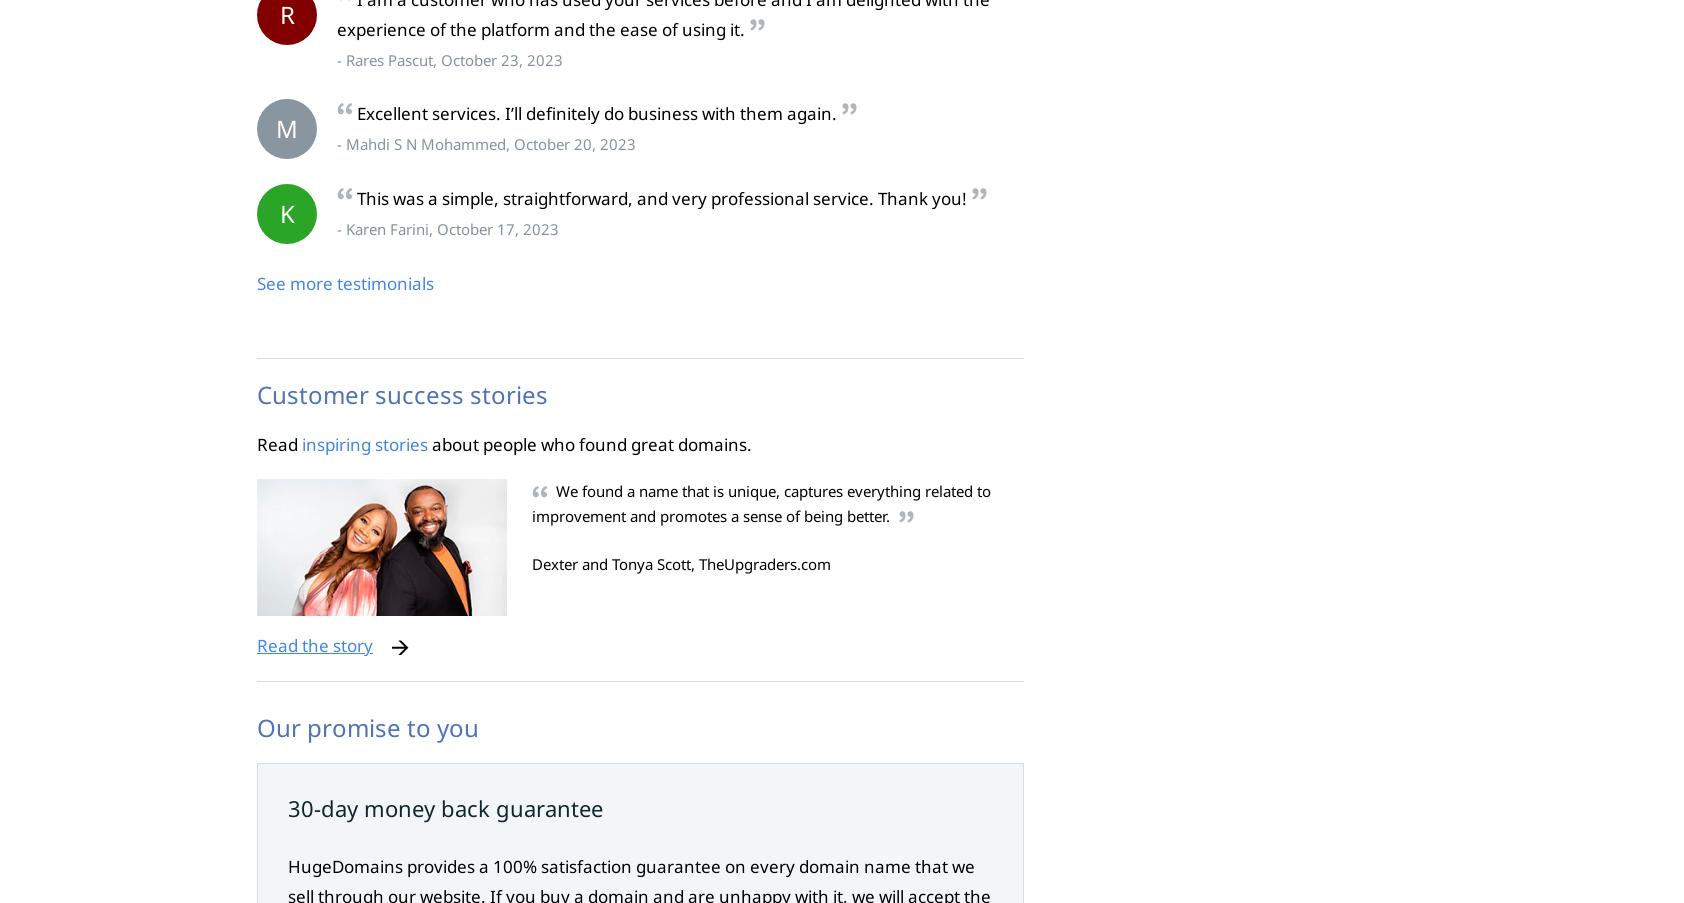 The width and height of the screenshot is (1684, 903). What do you see at coordinates (367, 726) in the screenshot?
I see `'Our promise to you'` at bounding box center [367, 726].